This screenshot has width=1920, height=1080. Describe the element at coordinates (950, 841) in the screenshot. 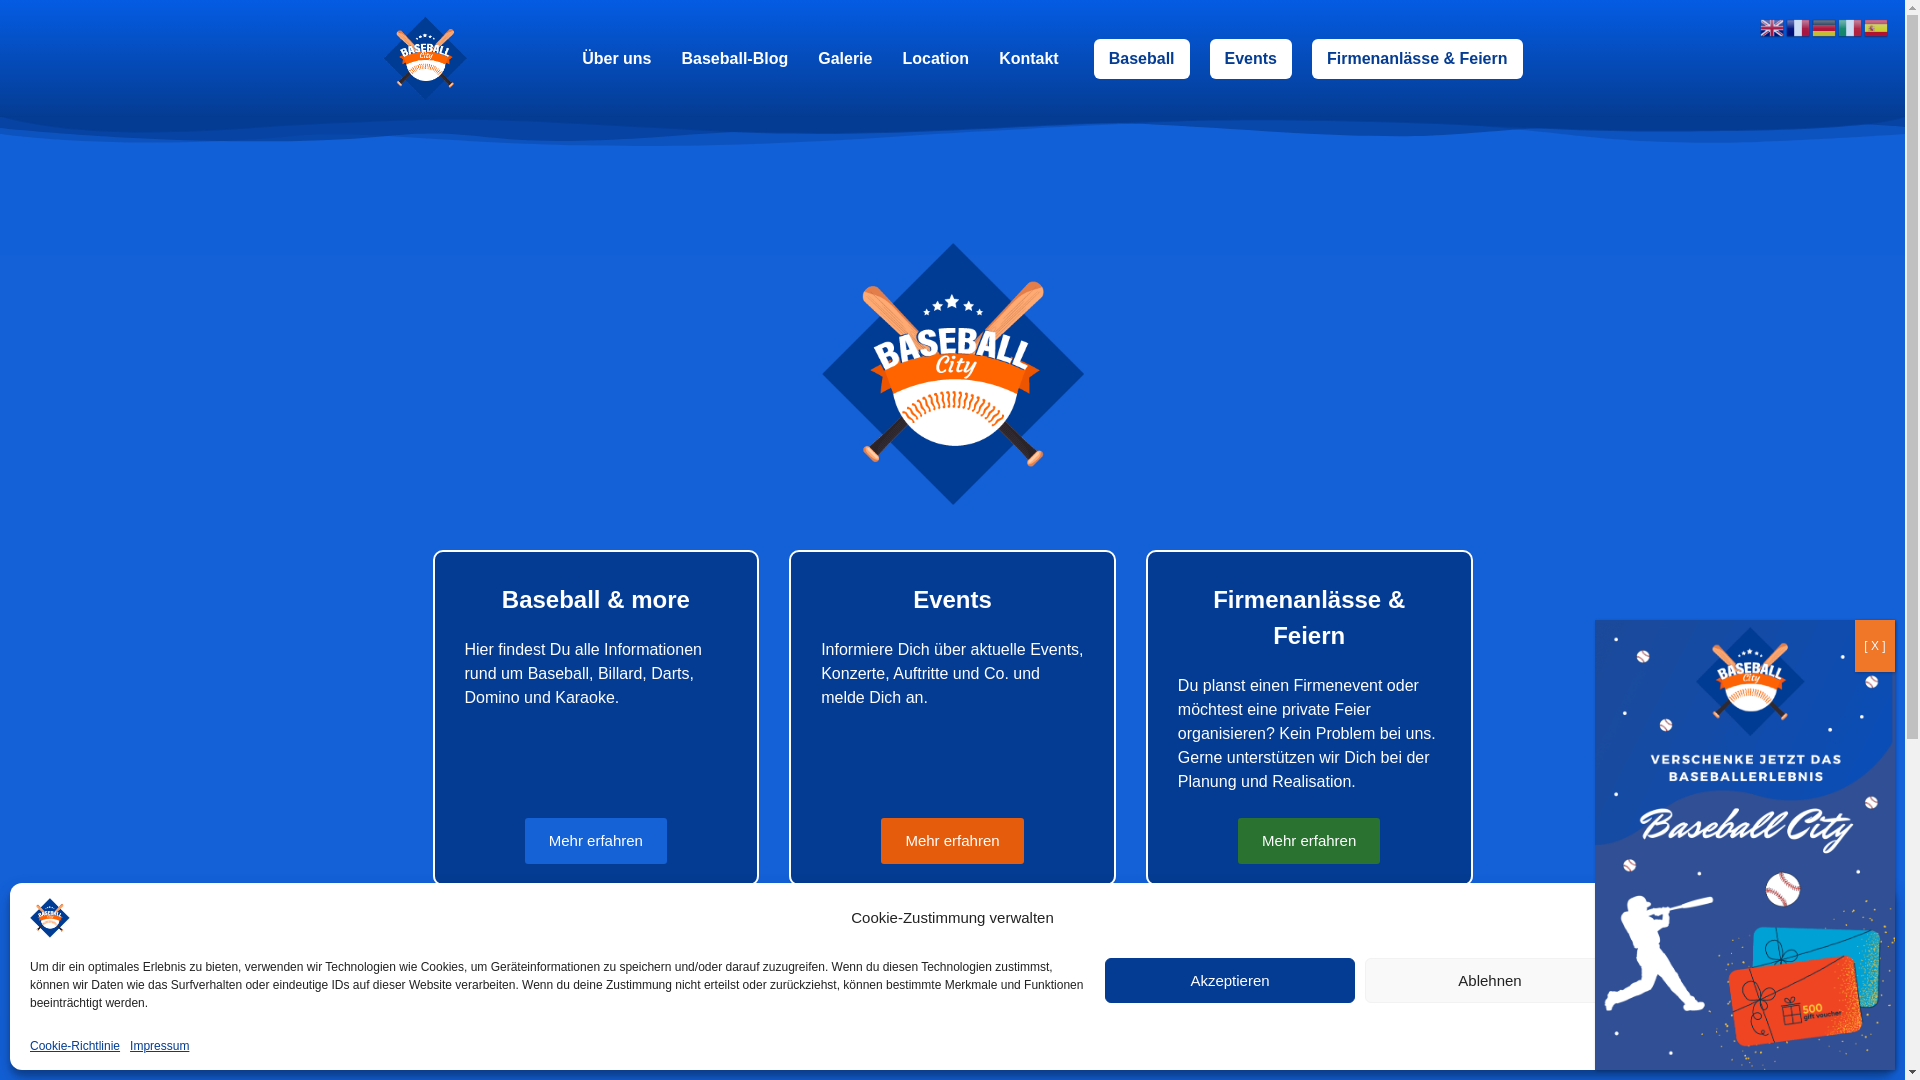

I see `'Mehr erfahren'` at that location.